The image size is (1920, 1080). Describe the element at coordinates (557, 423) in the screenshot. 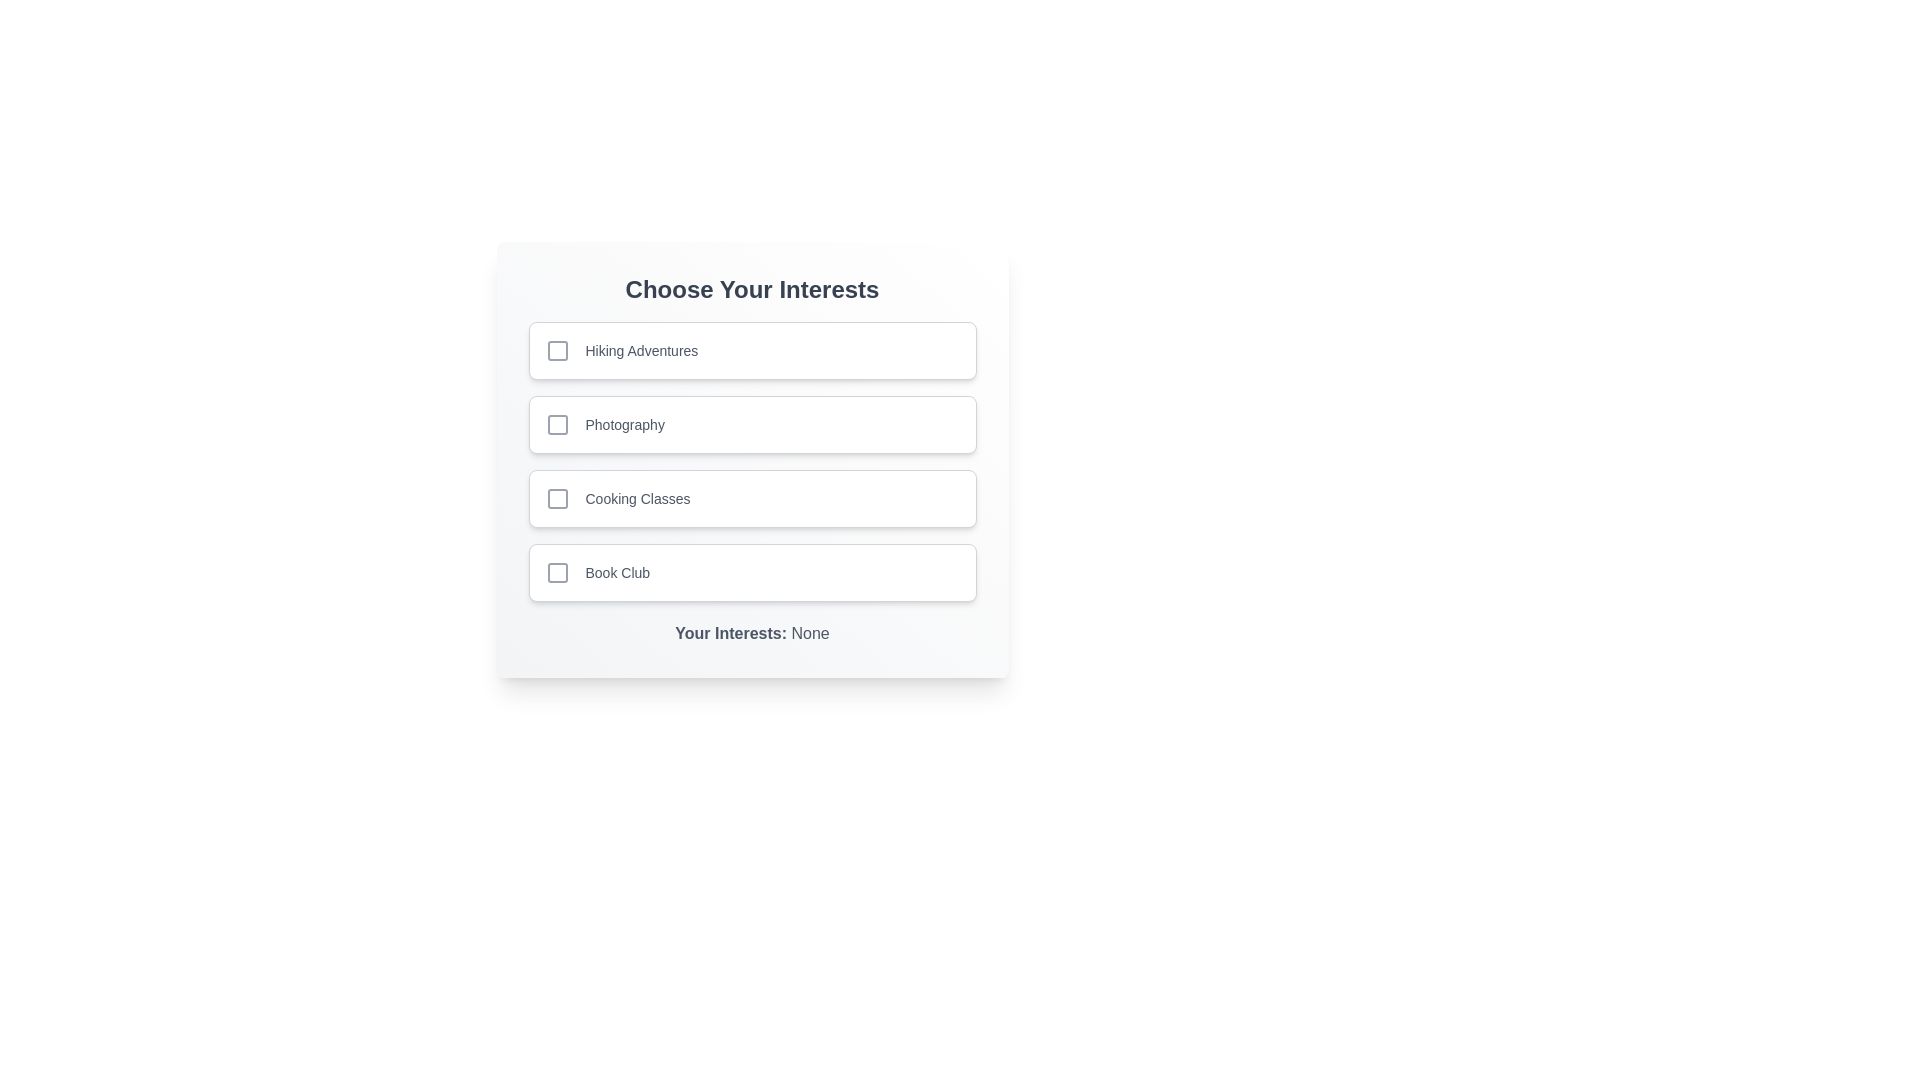

I see `the checkbox styled as an icon with rounded corners next to the label 'Photography'` at that location.